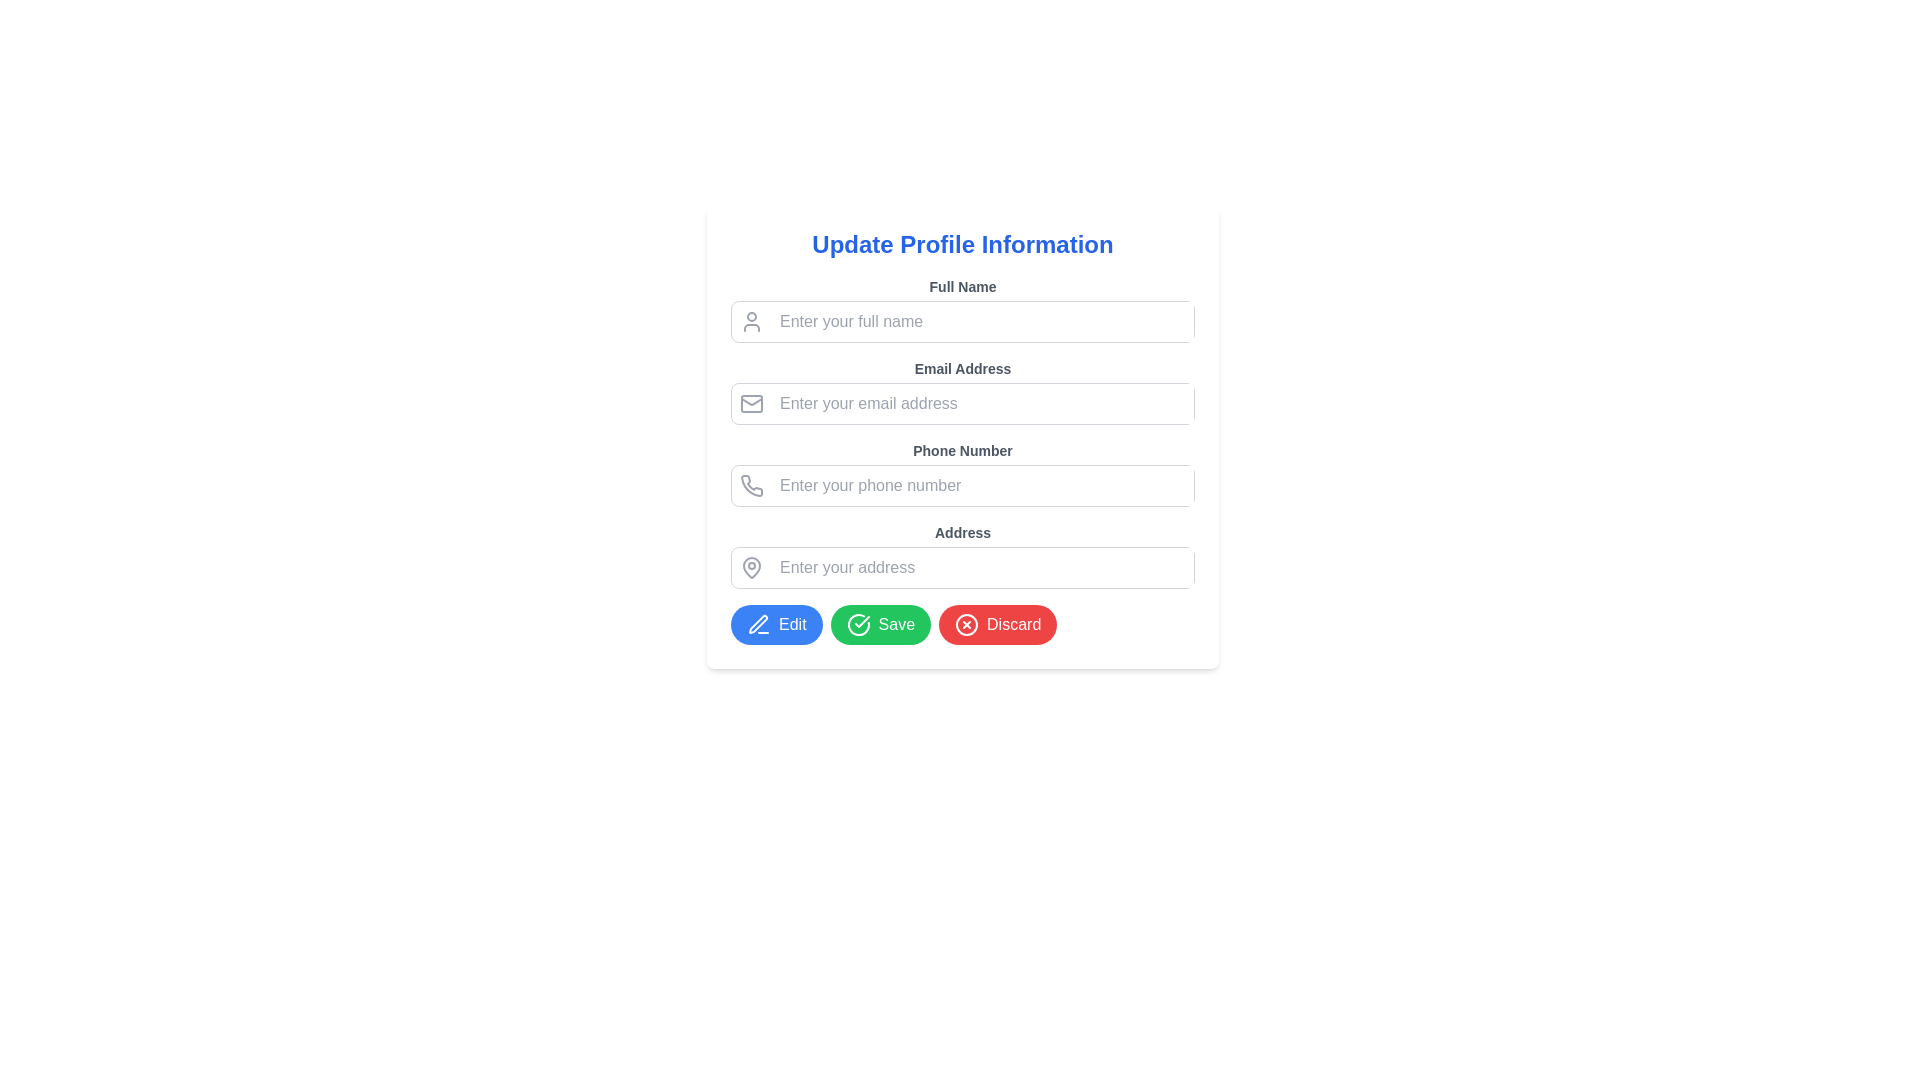 Image resolution: width=1920 pixels, height=1080 pixels. What do you see at coordinates (967, 623) in the screenshot?
I see `the 'Discard' button, which is the rightmost red button among three at the bottom of the form interface` at bounding box center [967, 623].